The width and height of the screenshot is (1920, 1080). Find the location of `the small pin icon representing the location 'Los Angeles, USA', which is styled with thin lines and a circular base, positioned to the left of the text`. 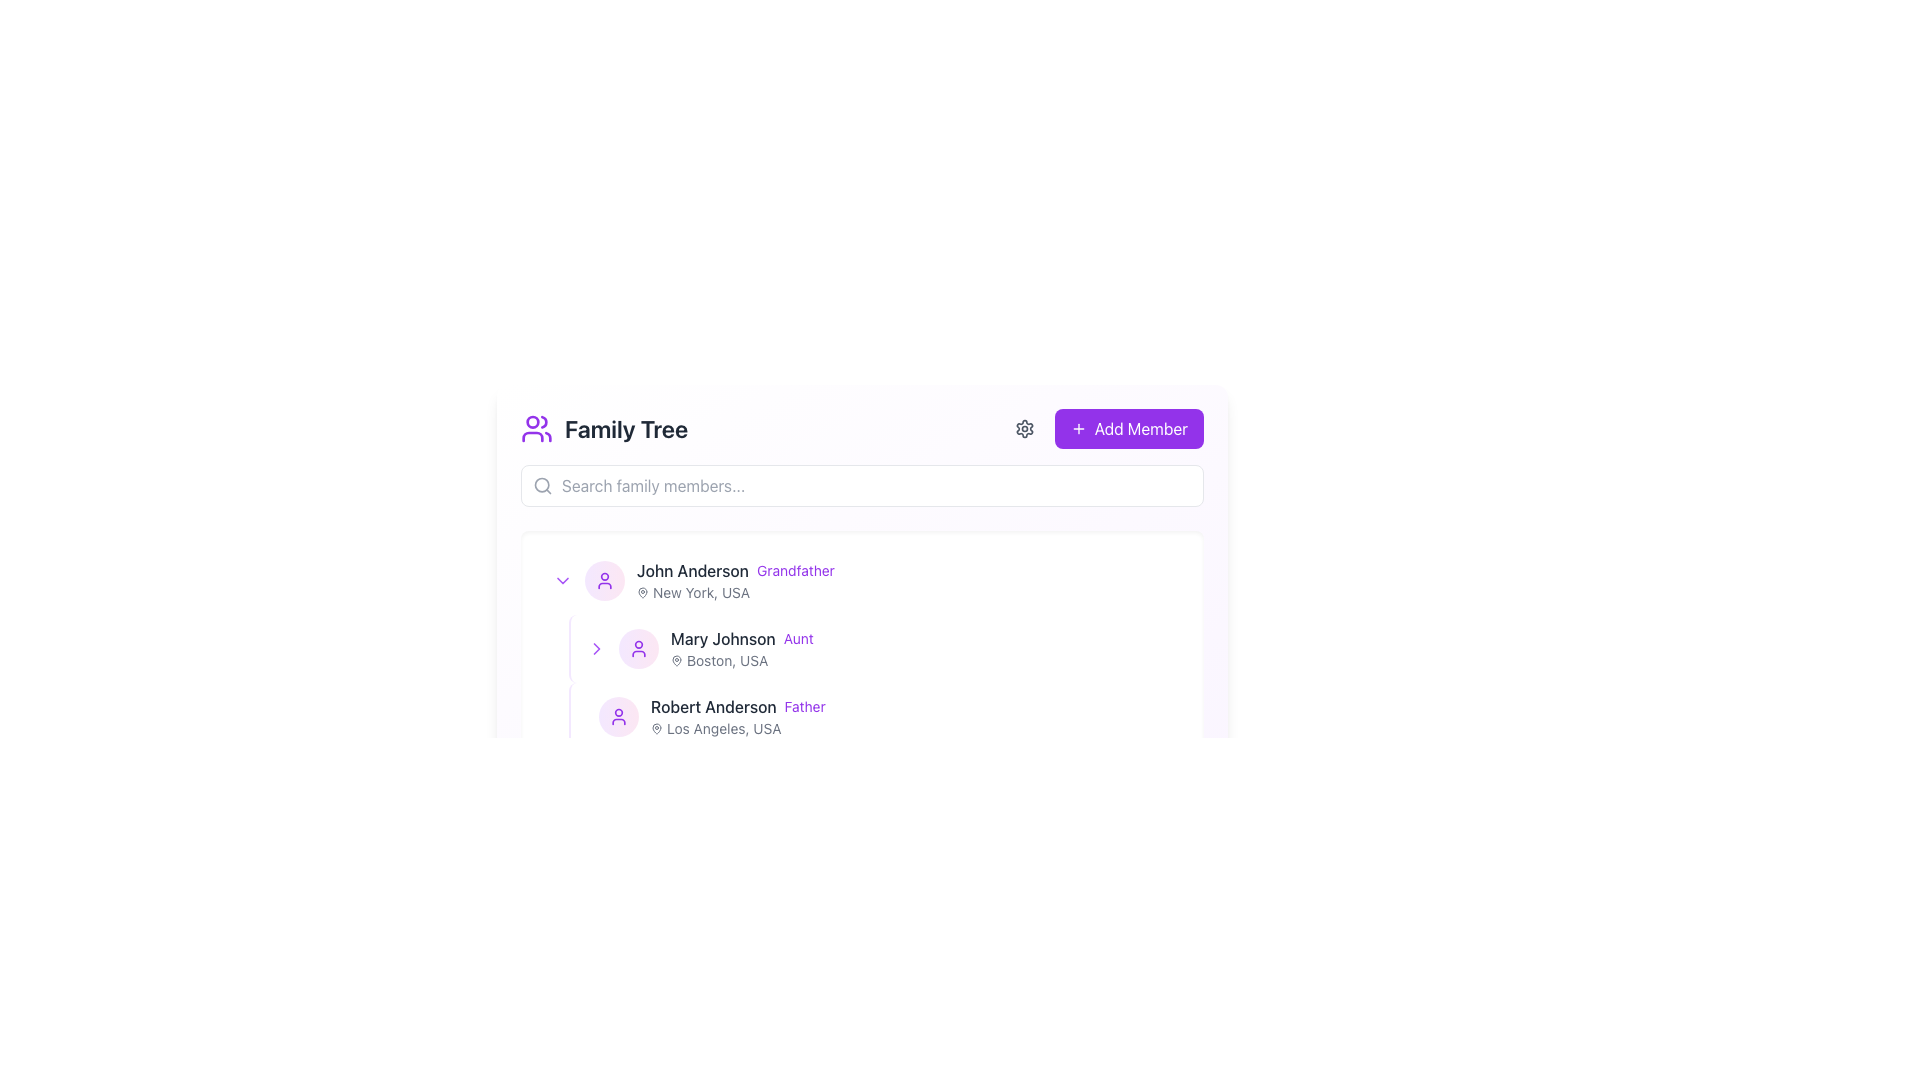

the small pin icon representing the location 'Los Angeles, USA', which is styled with thin lines and a circular base, positioned to the left of the text is located at coordinates (657, 729).